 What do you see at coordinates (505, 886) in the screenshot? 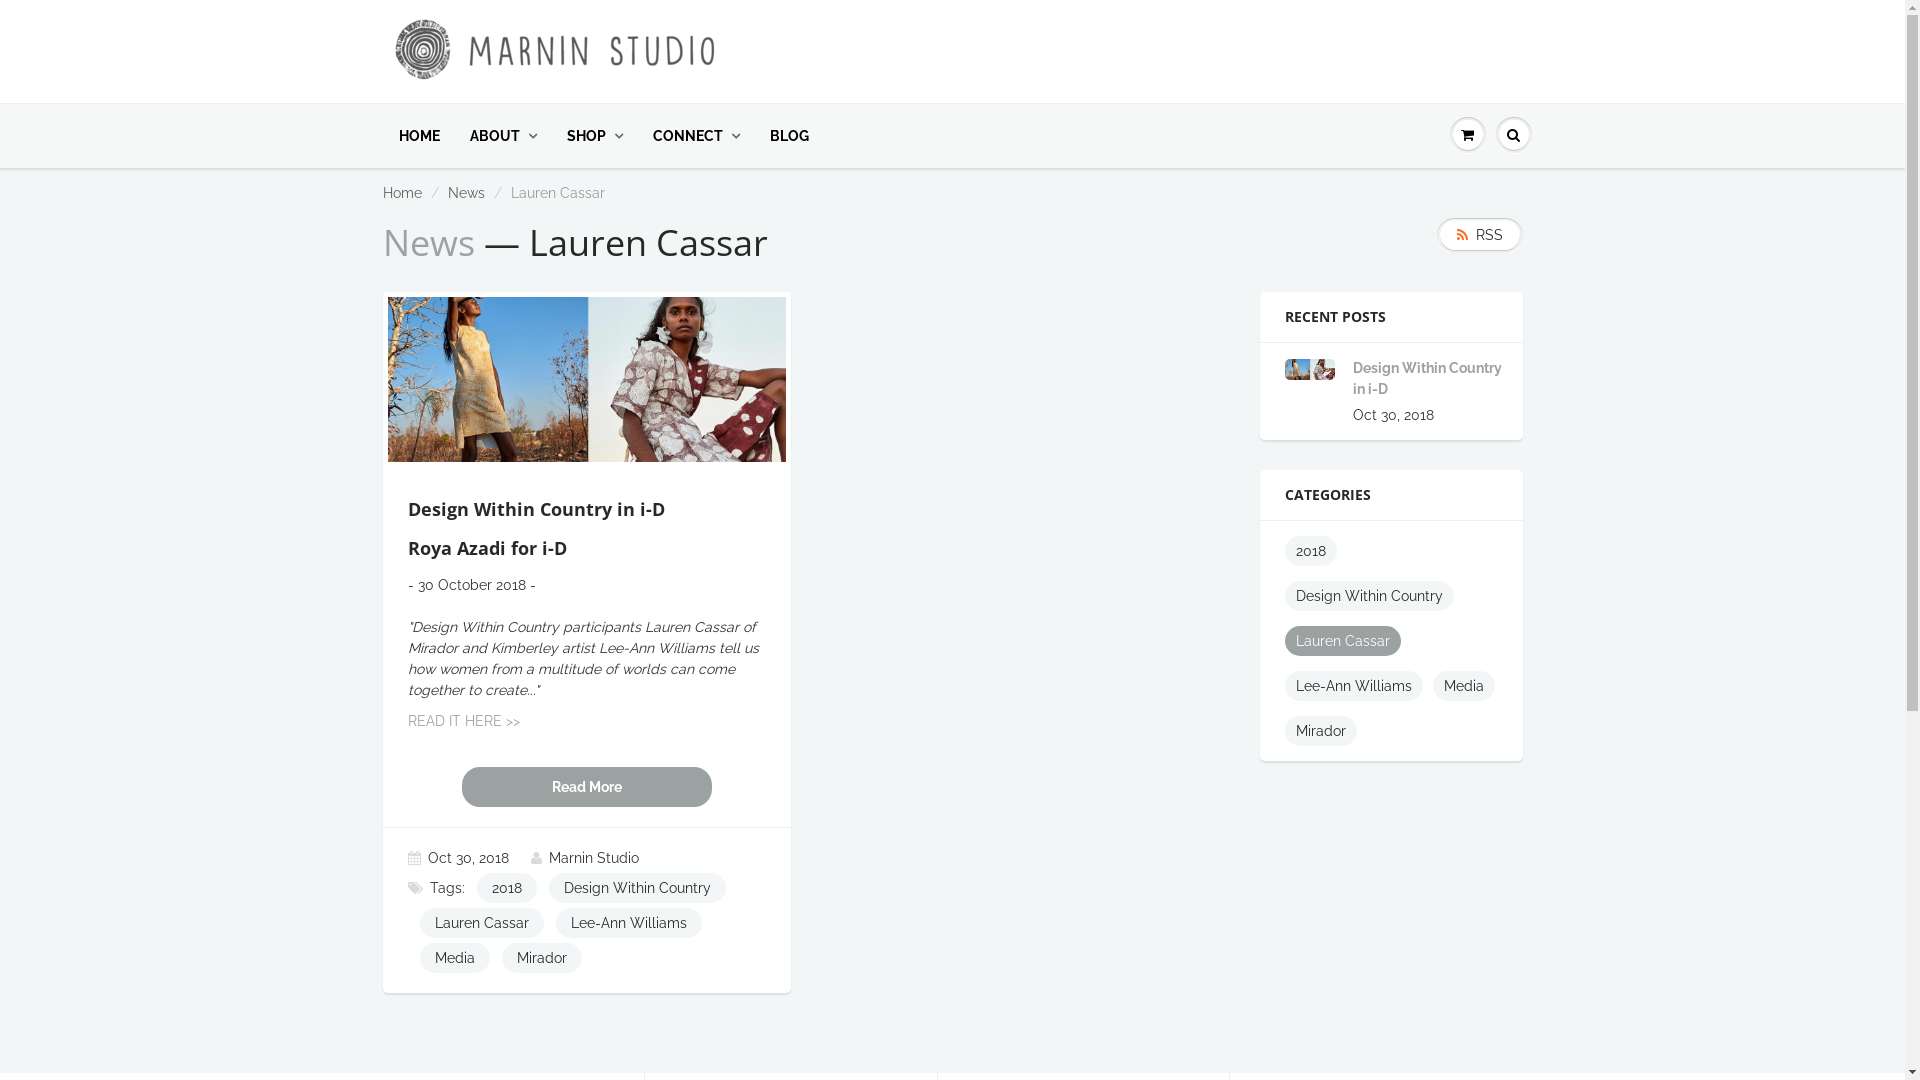
I see `'2018'` at bounding box center [505, 886].